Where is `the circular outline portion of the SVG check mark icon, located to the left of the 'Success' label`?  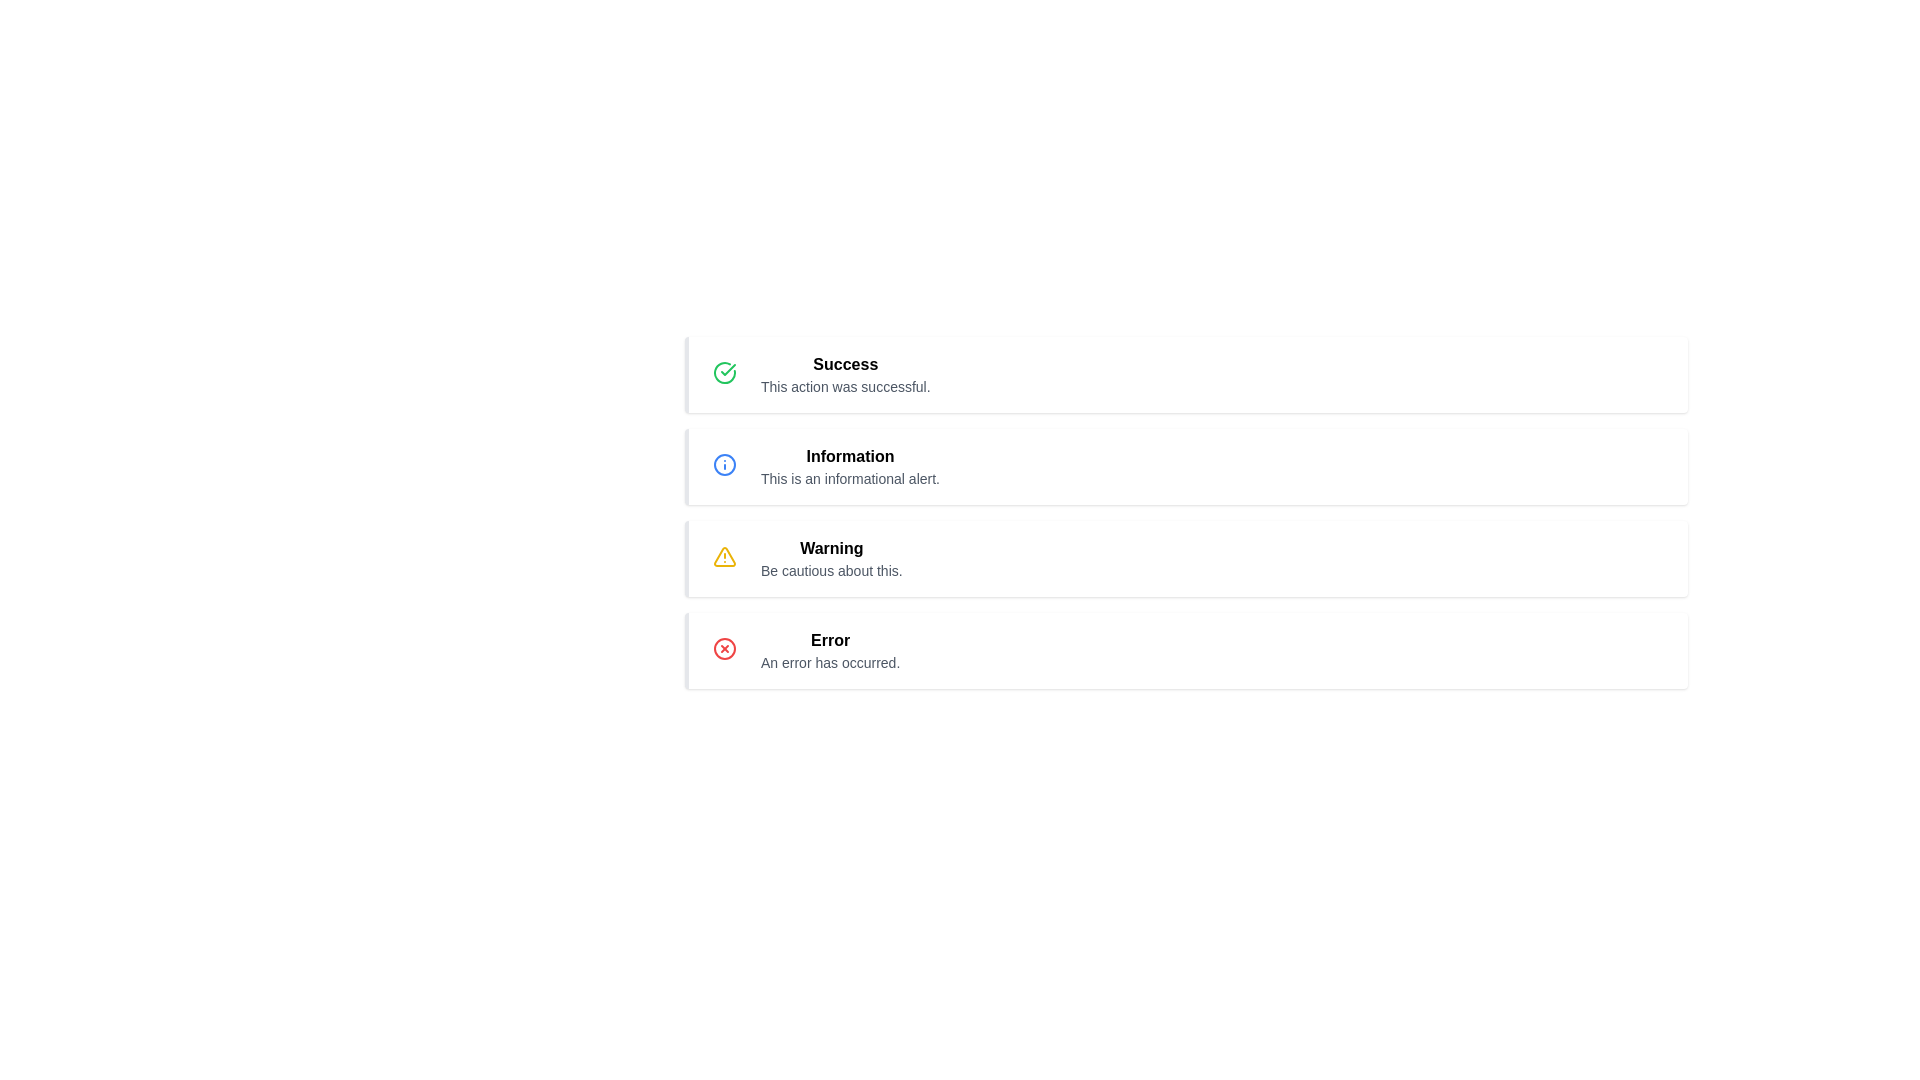
the circular outline portion of the SVG check mark icon, located to the left of the 'Success' label is located at coordinates (723, 373).